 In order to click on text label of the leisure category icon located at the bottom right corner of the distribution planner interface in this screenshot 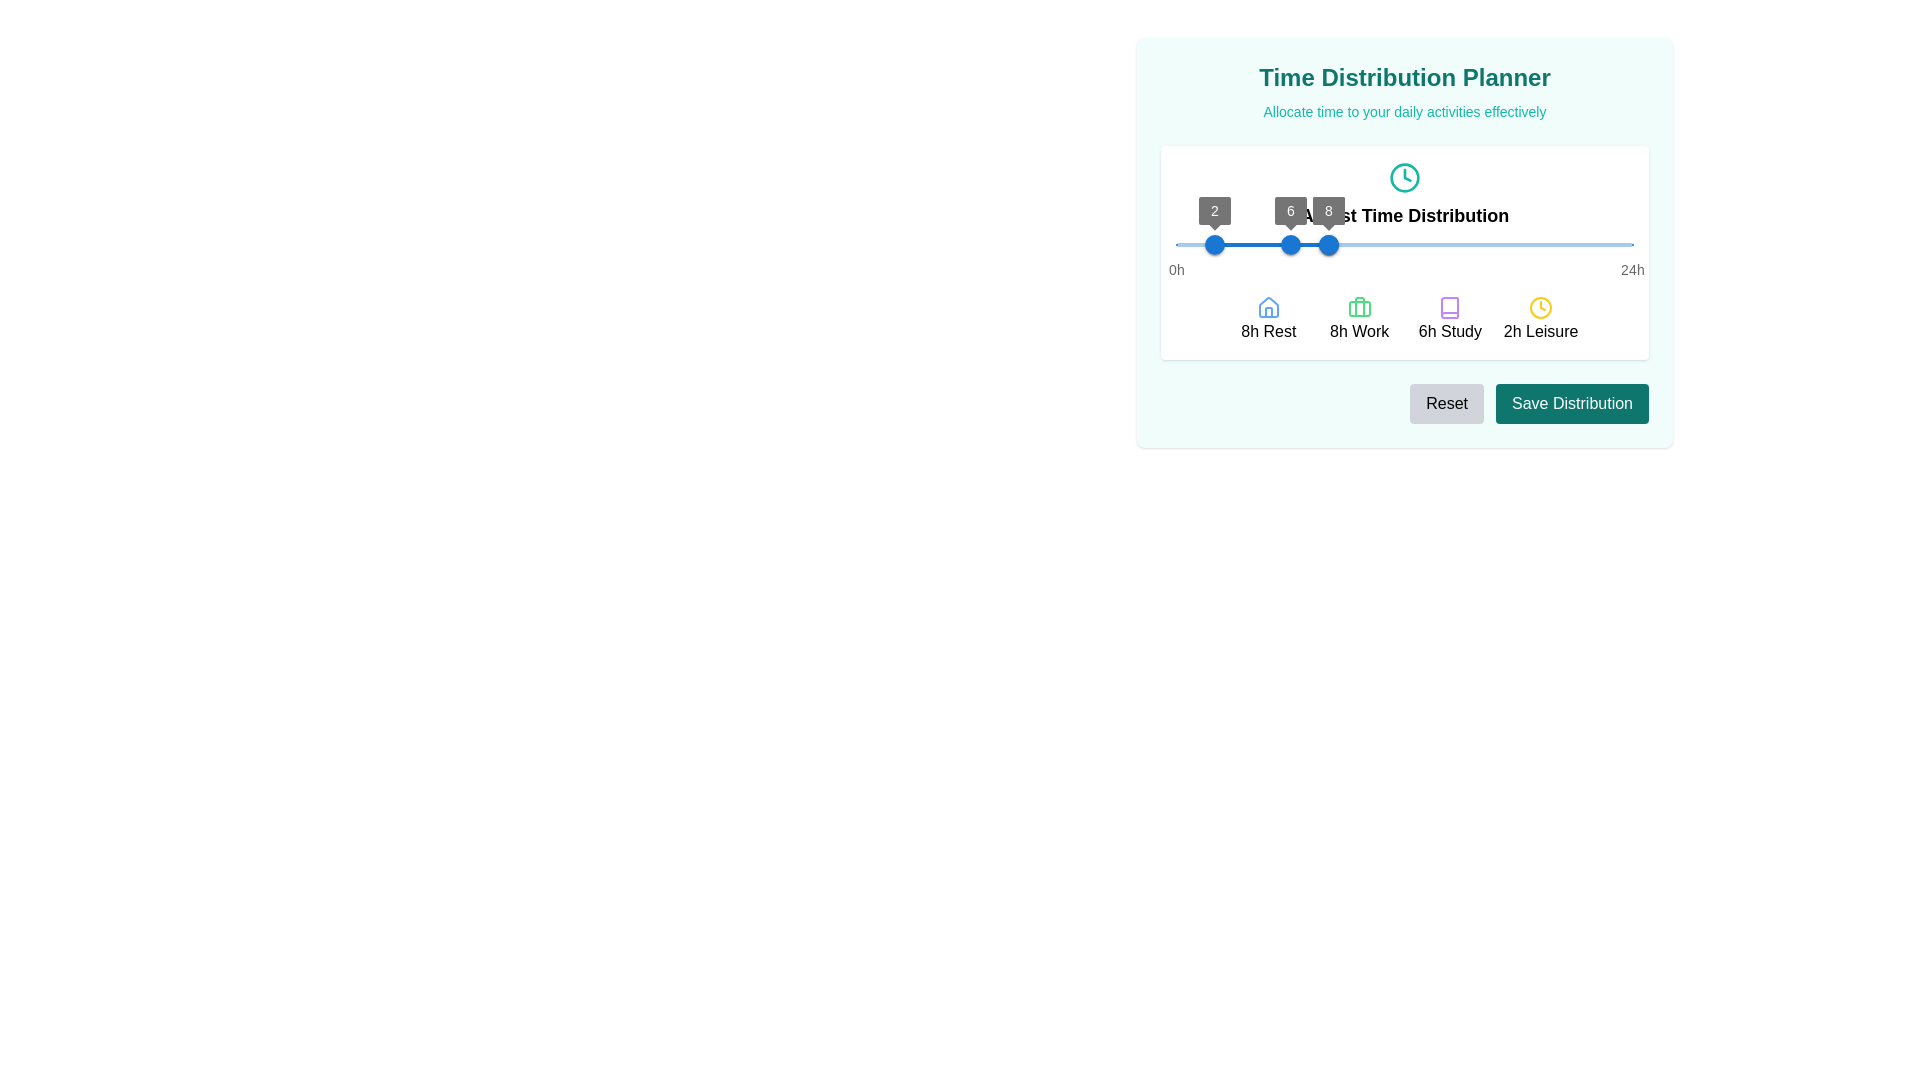, I will do `click(1540, 319)`.